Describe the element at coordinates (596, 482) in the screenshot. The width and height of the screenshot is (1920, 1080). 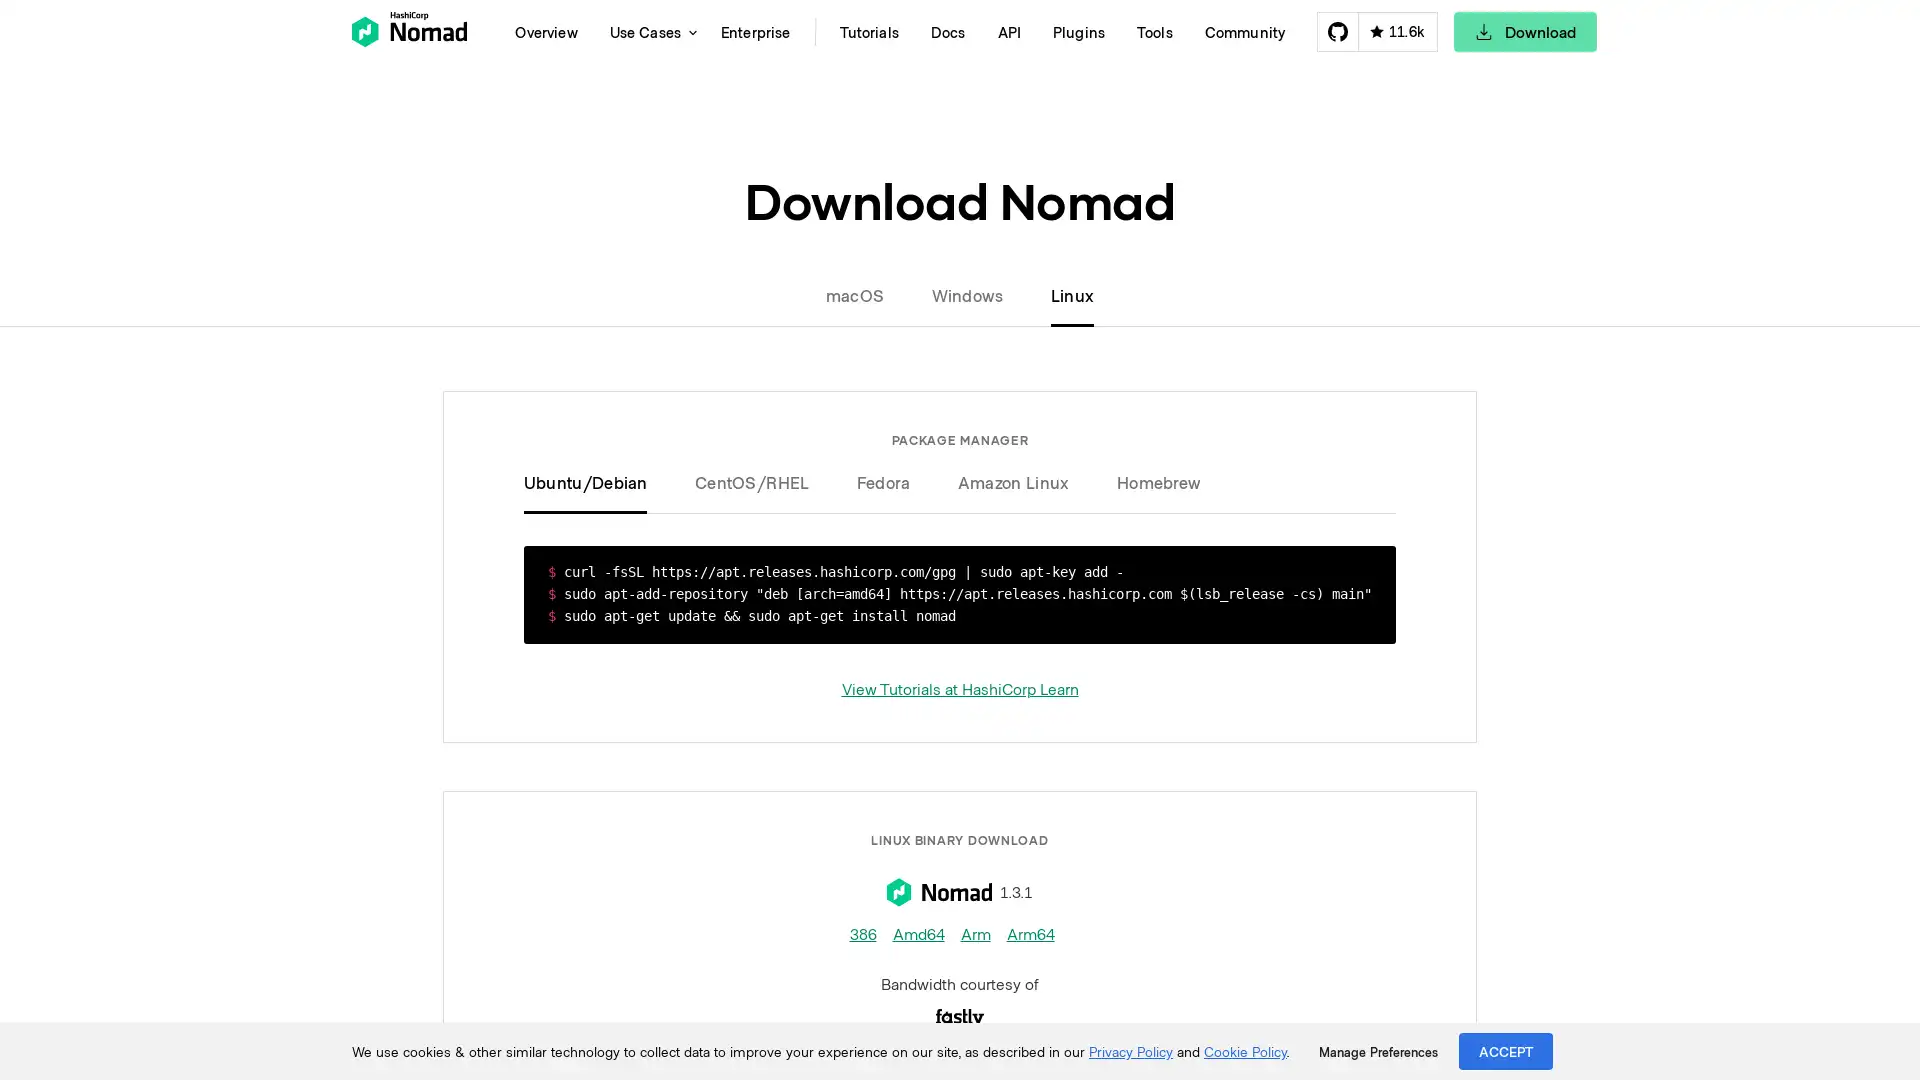
I see `Ubuntu/Debian` at that location.